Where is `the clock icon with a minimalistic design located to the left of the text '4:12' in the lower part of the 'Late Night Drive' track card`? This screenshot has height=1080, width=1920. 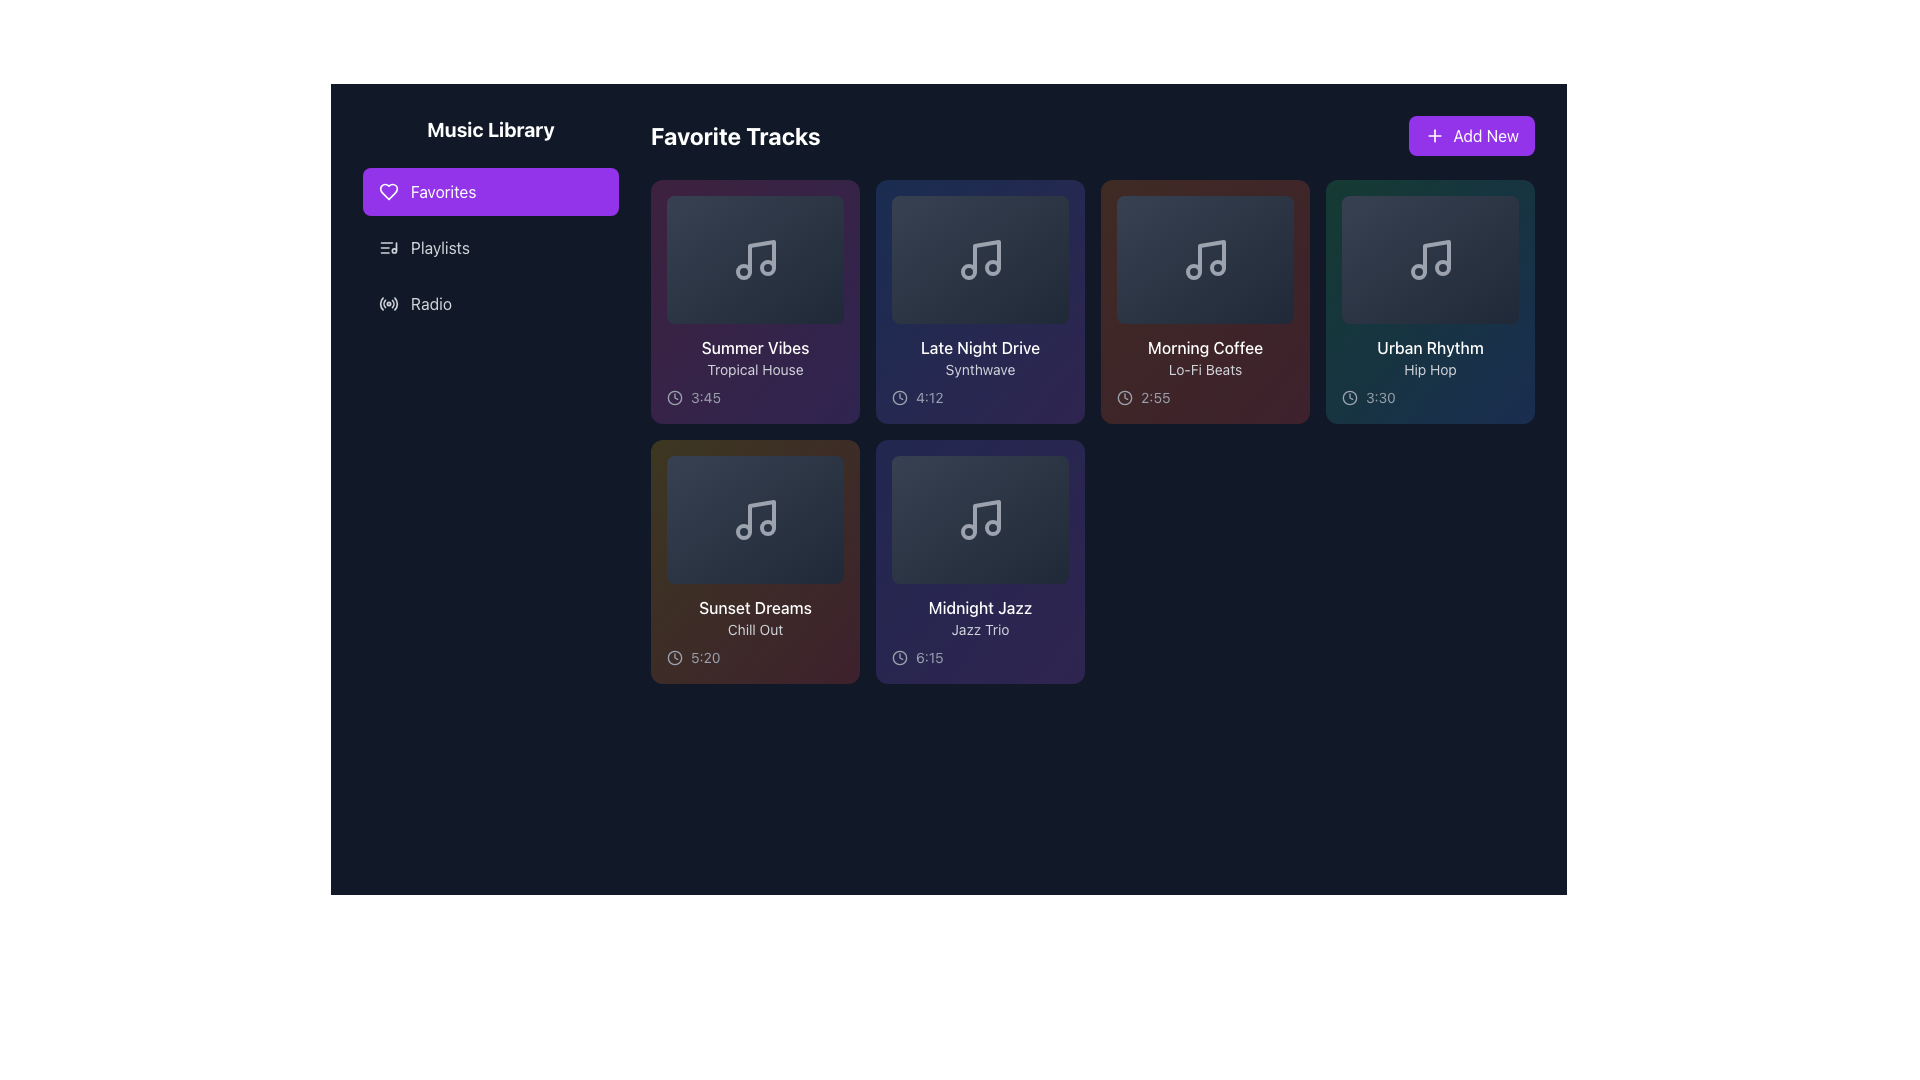 the clock icon with a minimalistic design located to the left of the text '4:12' in the lower part of the 'Late Night Drive' track card is located at coordinates (899, 397).